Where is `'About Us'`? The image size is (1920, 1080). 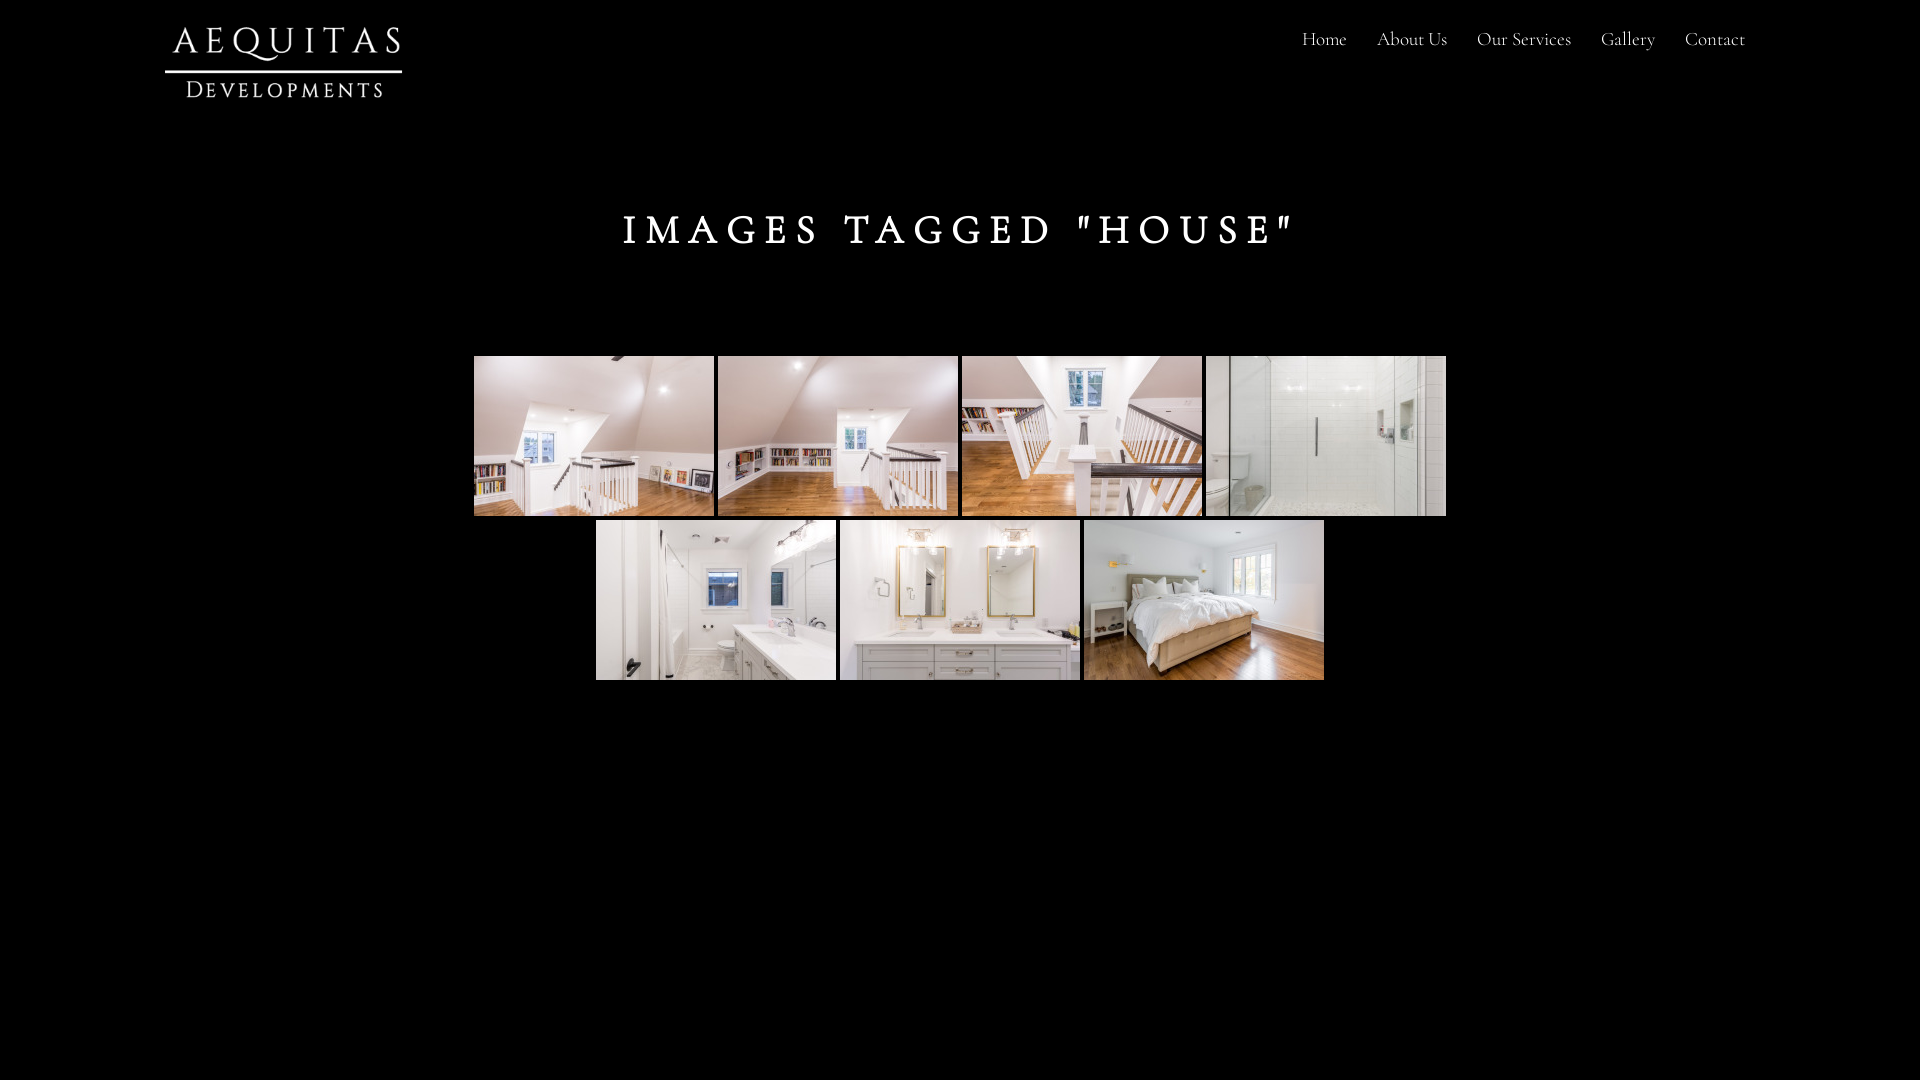
'About Us' is located at coordinates (1410, 39).